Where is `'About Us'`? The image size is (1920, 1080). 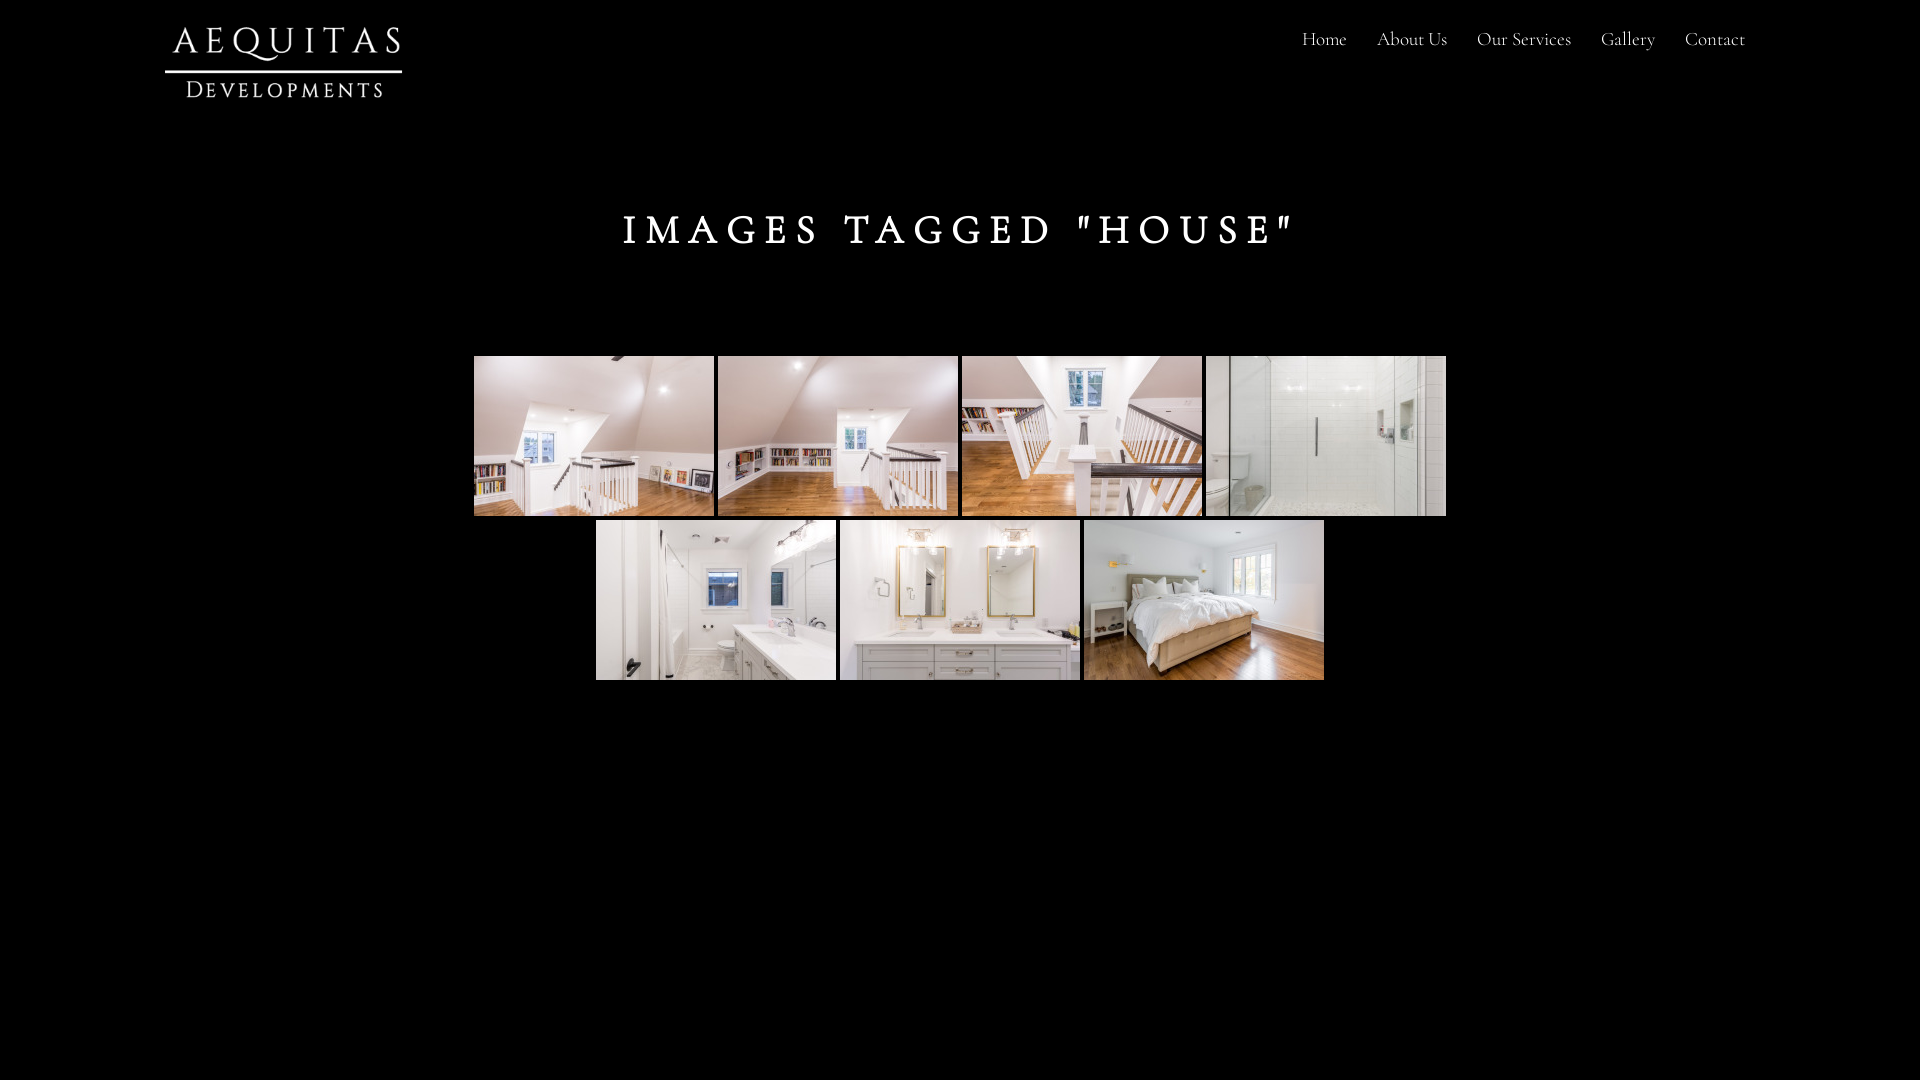
'About Us' is located at coordinates (1410, 39).